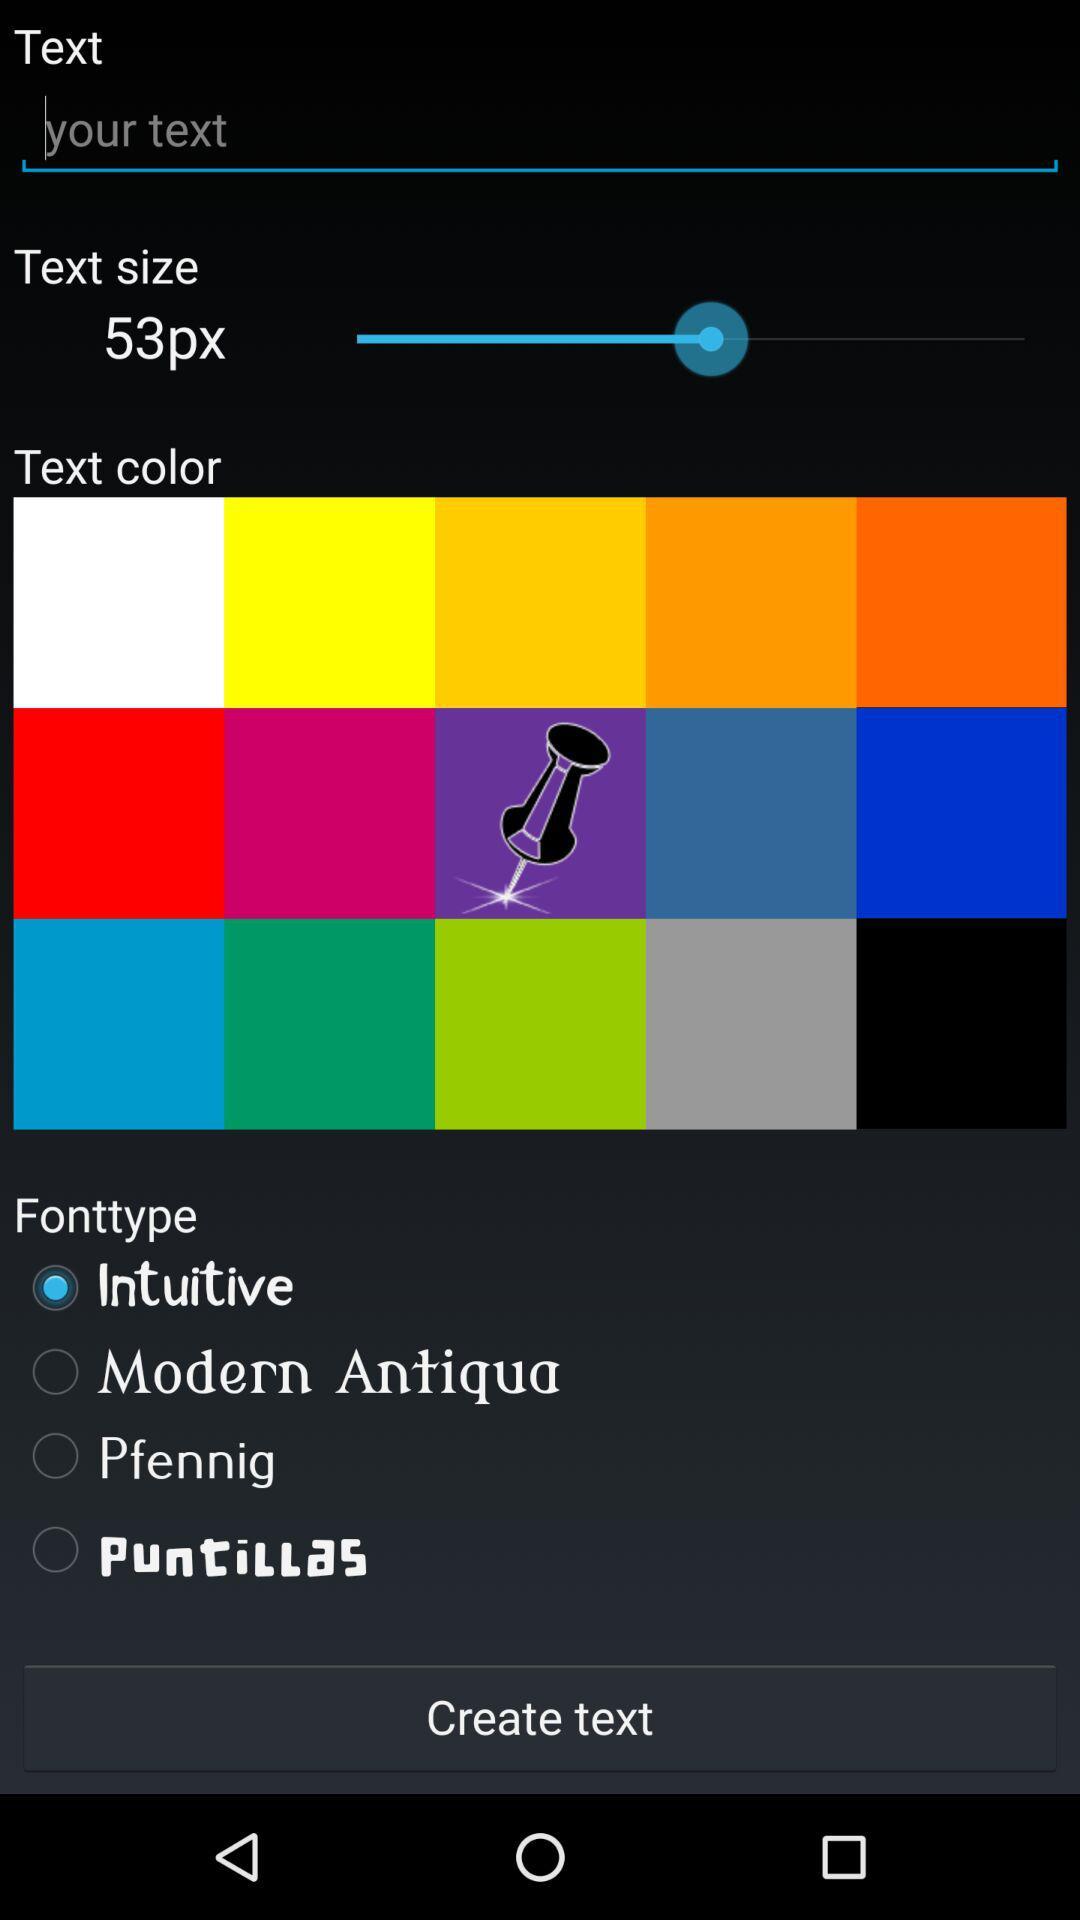  What do you see at coordinates (960, 1023) in the screenshot?
I see `selects black for the text color` at bounding box center [960, 1023].